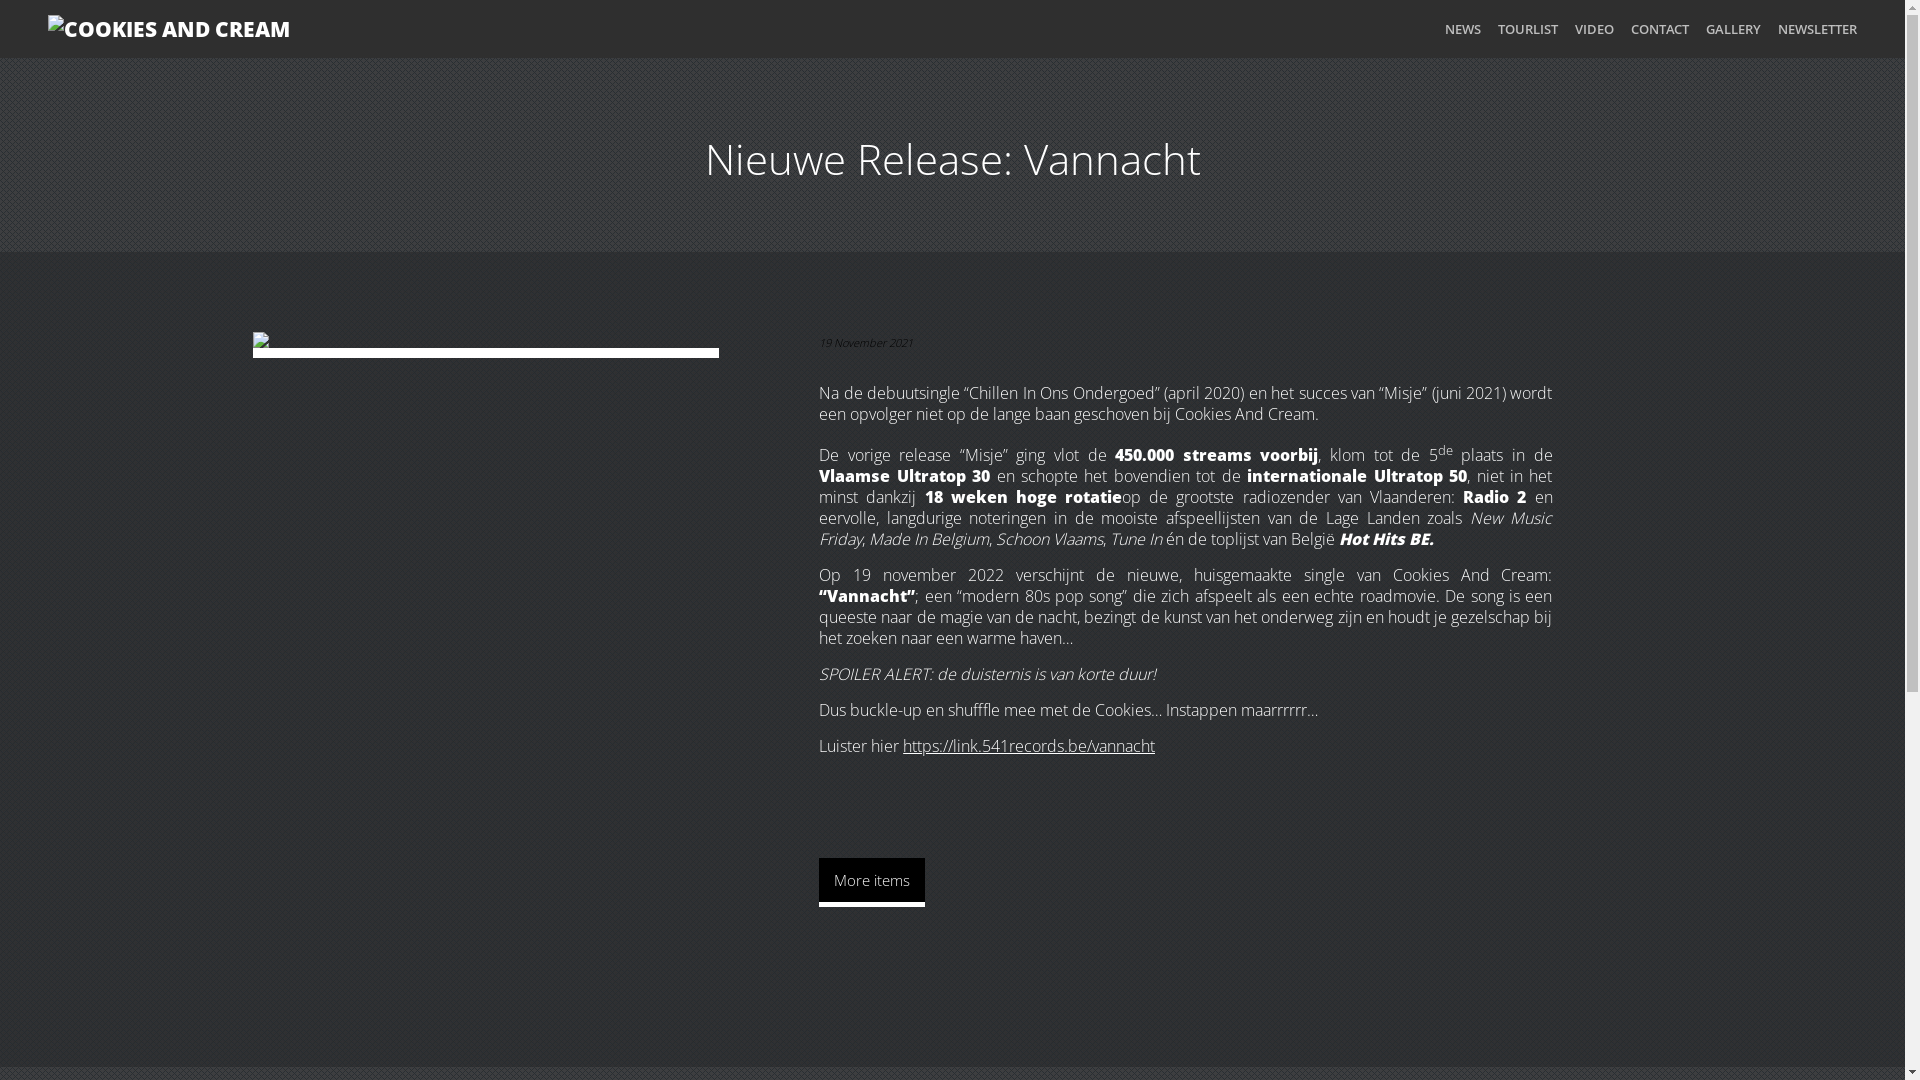 This screenshot has height=1080, width=1920. I want to click on 'NEWS', so click(1463, 29).